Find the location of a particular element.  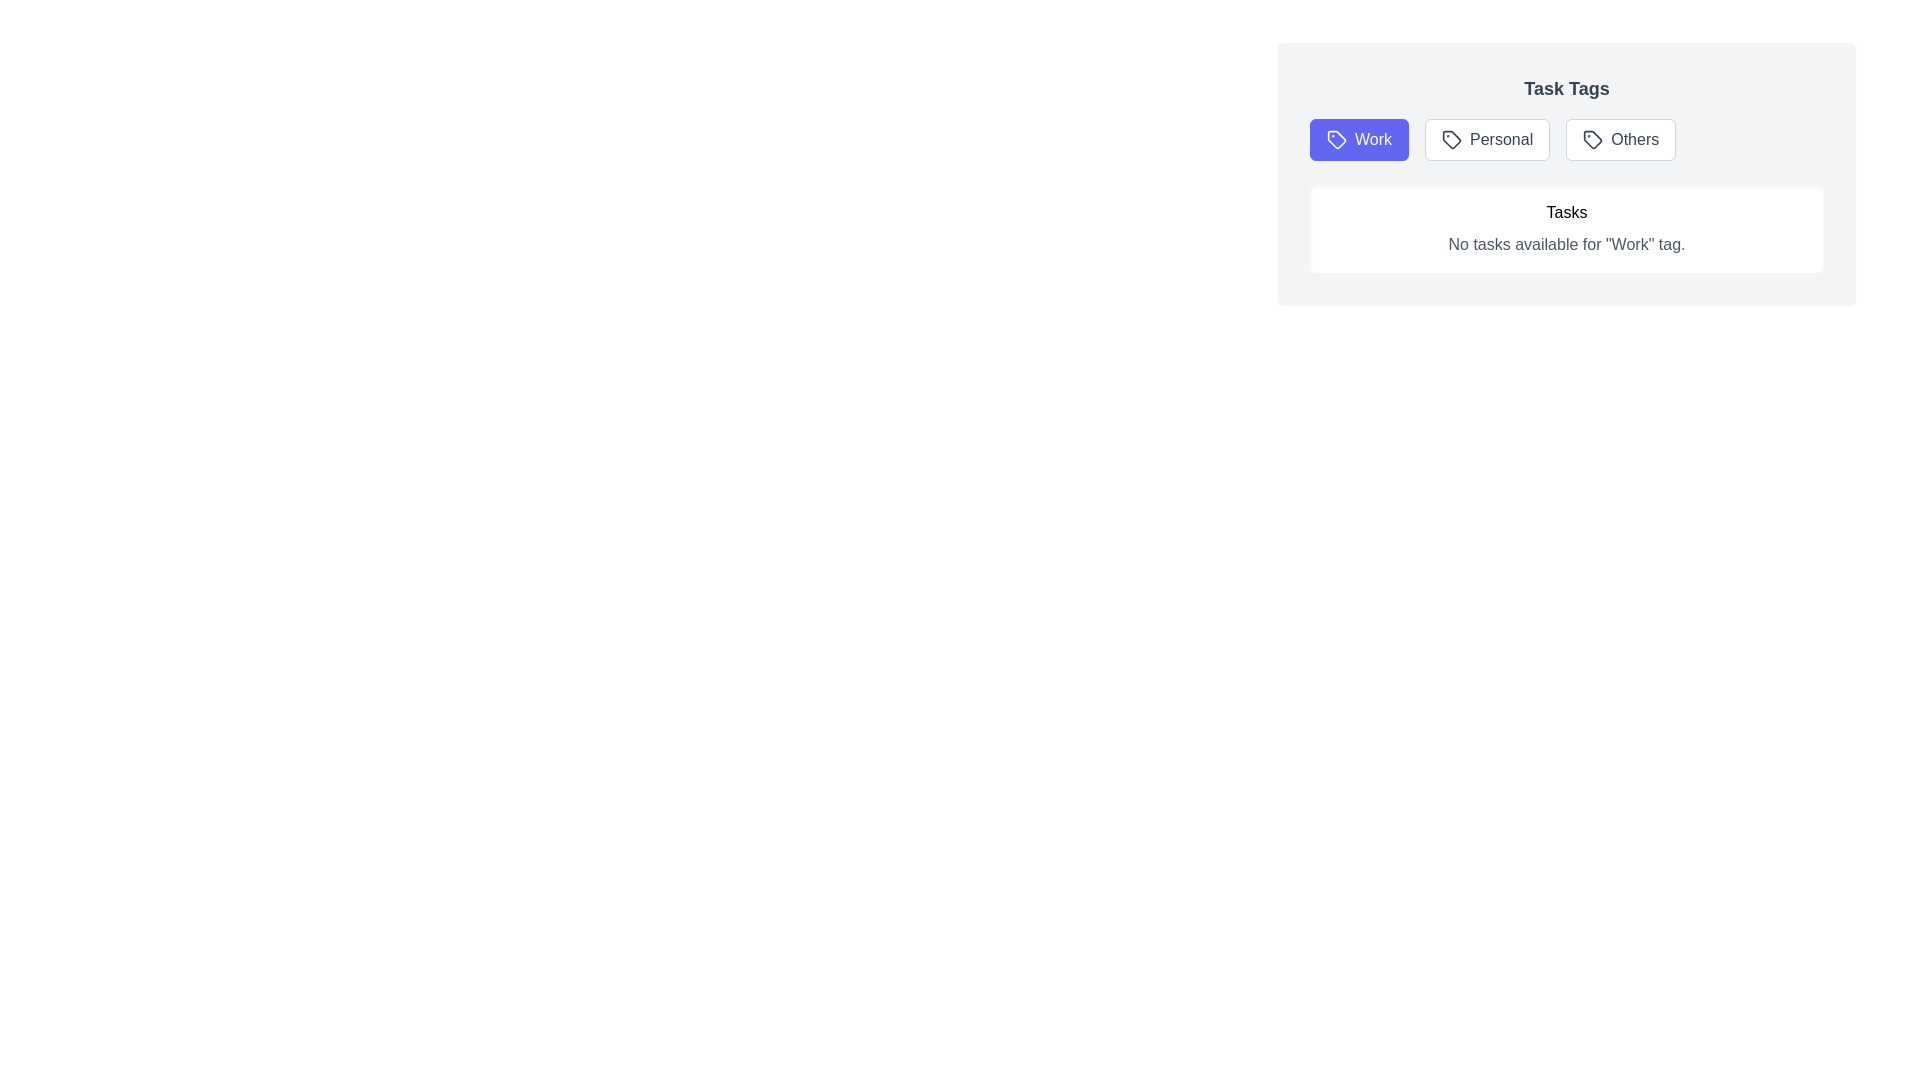

header text indicating the section related to 'Tasks', which is centrally located inside a white box with rounded corners above the message 'No tasks available for "Work" tag.' is located at coordinates (1565, 212).